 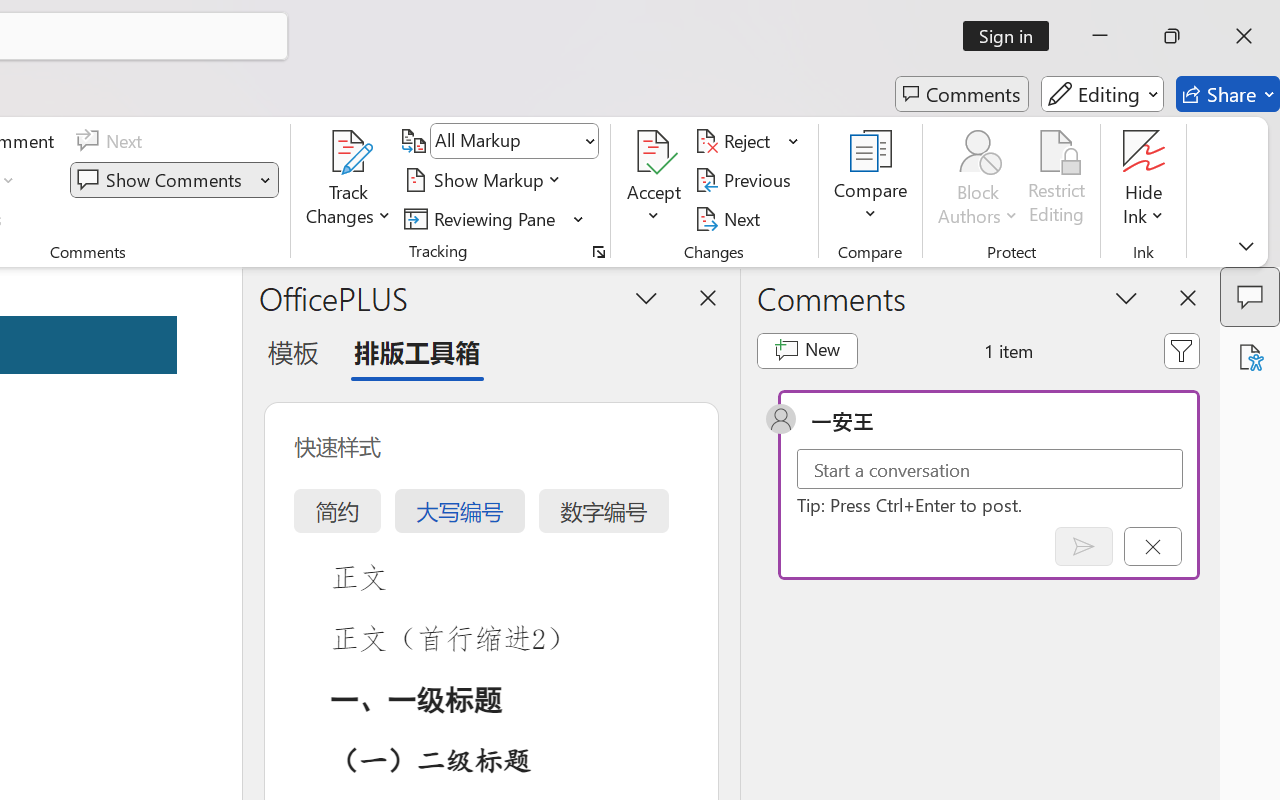 I want to click on 'Accessibility Assistant', so click(x=1248, y=357).